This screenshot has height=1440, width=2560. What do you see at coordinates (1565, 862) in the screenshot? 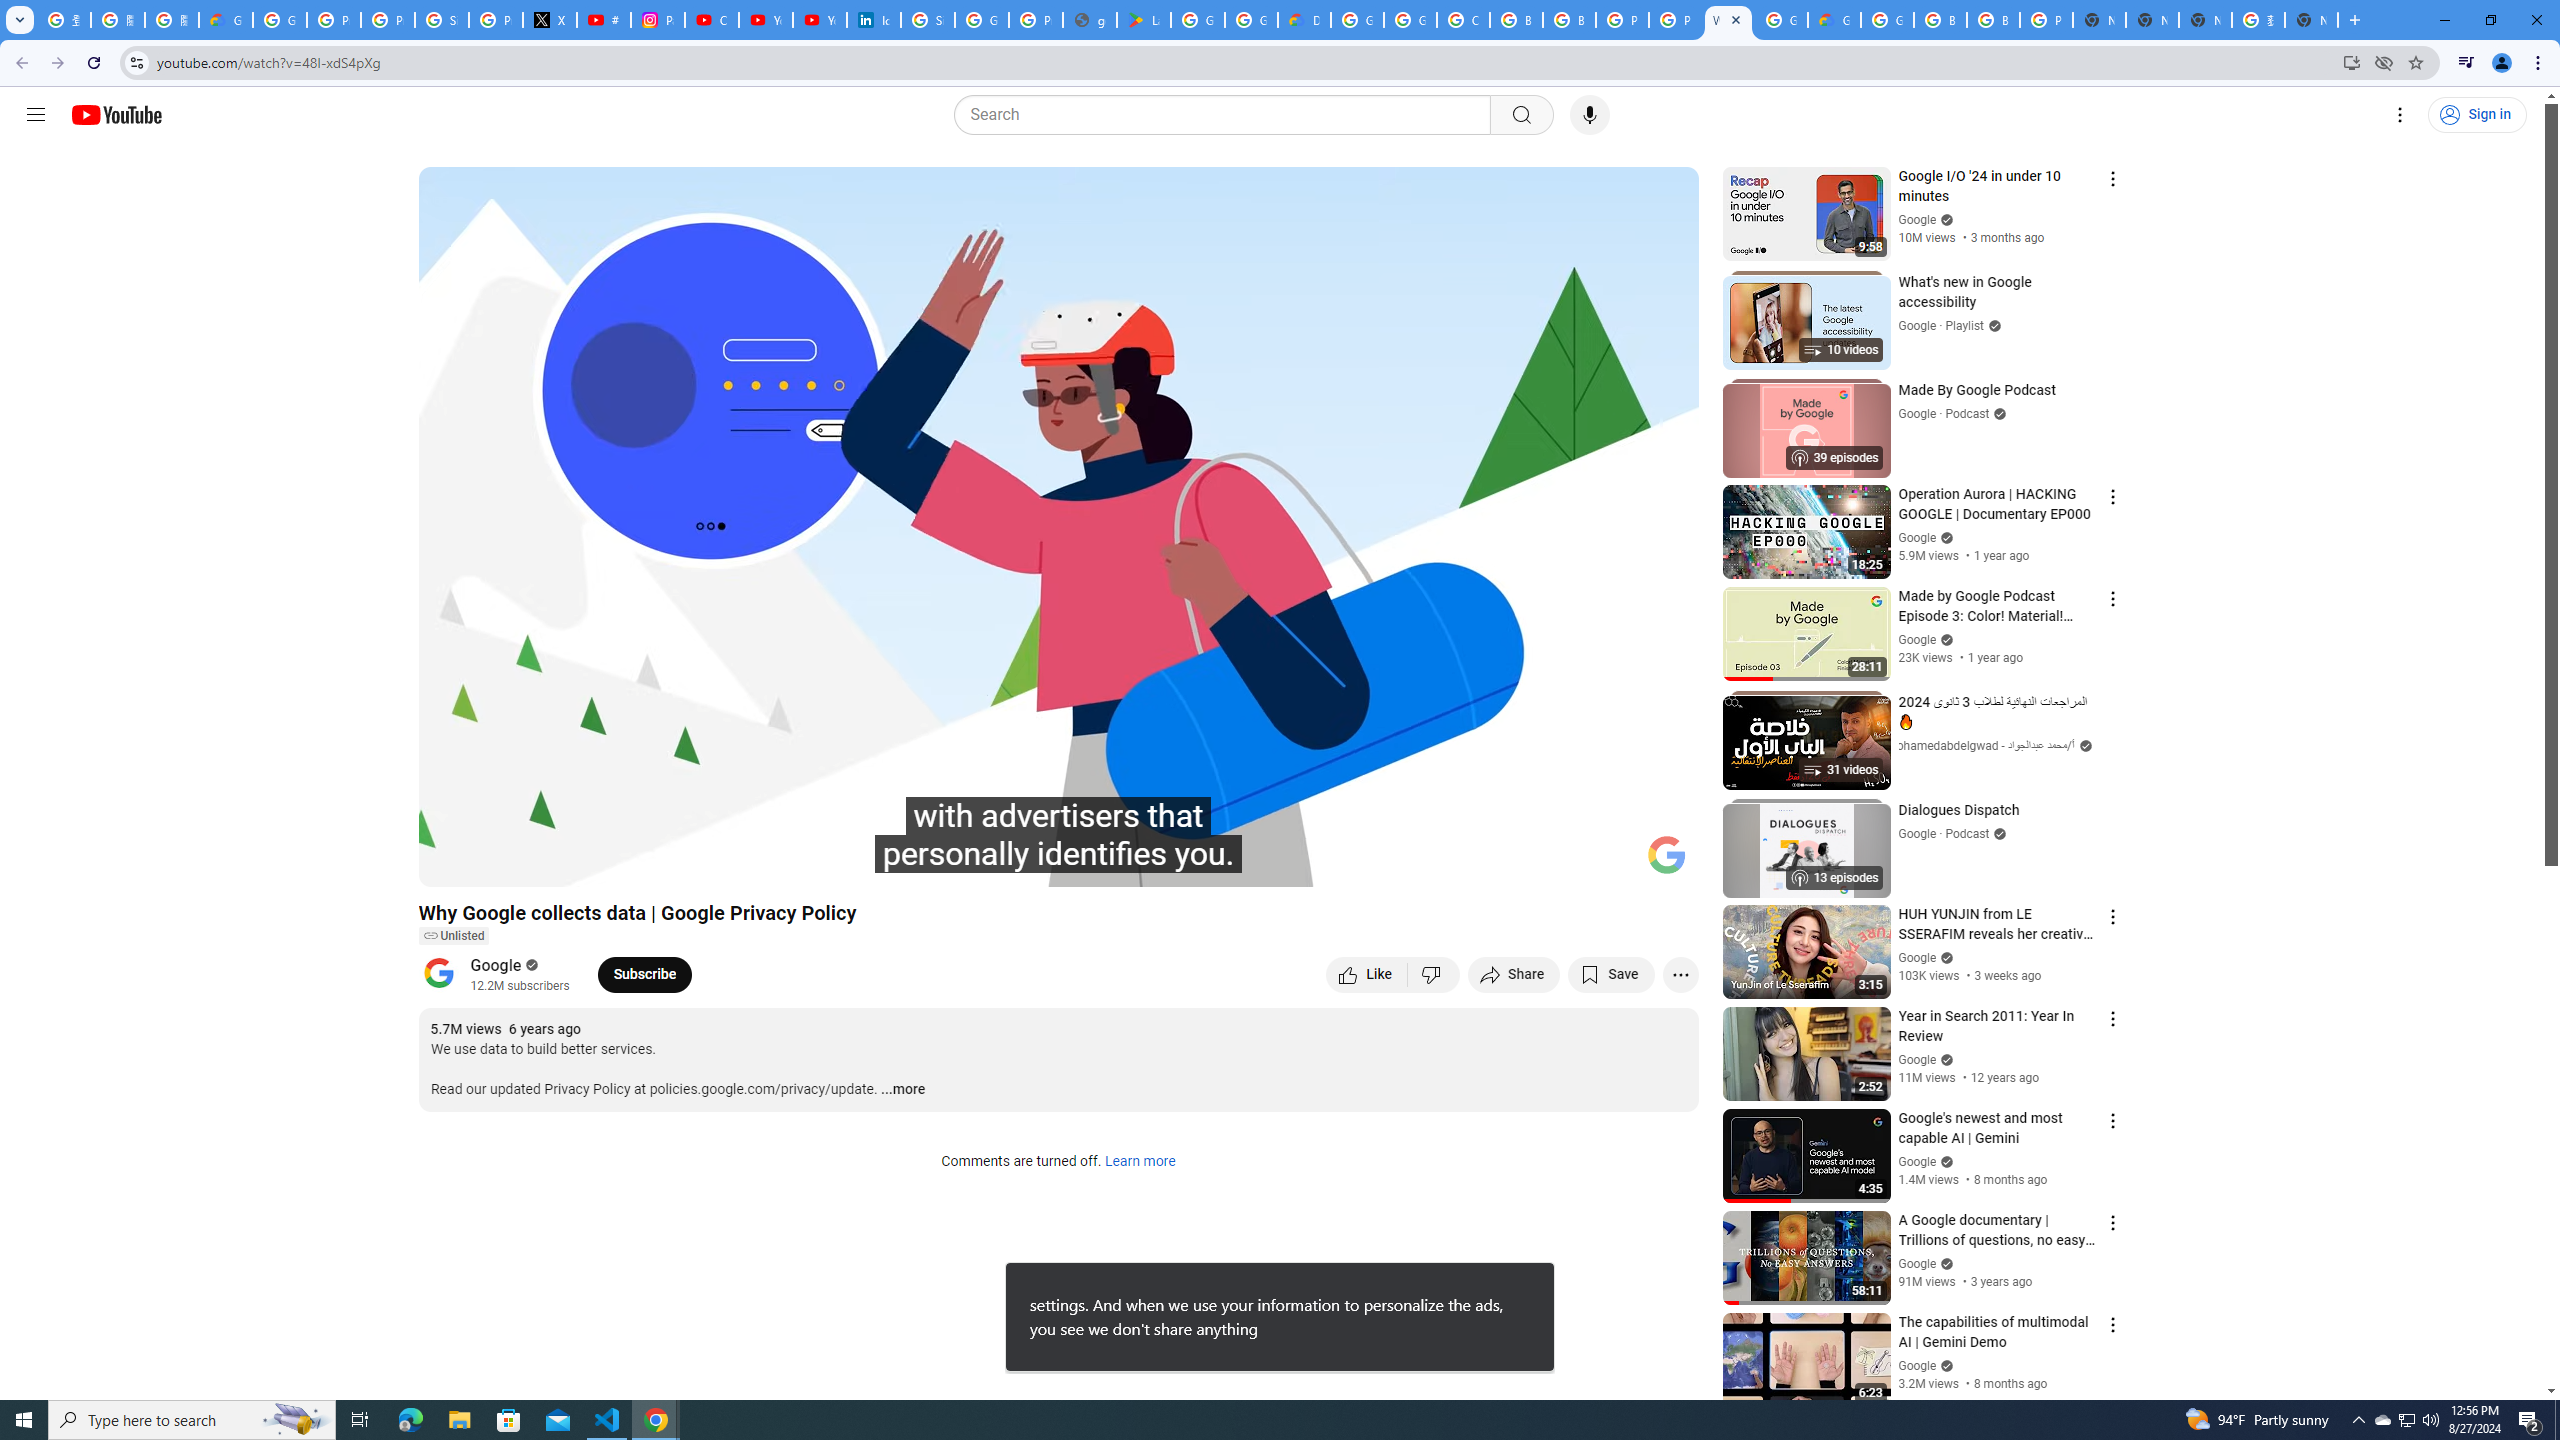
I see `'Miniplayer (i)'` at bounding box center [1565, 862].